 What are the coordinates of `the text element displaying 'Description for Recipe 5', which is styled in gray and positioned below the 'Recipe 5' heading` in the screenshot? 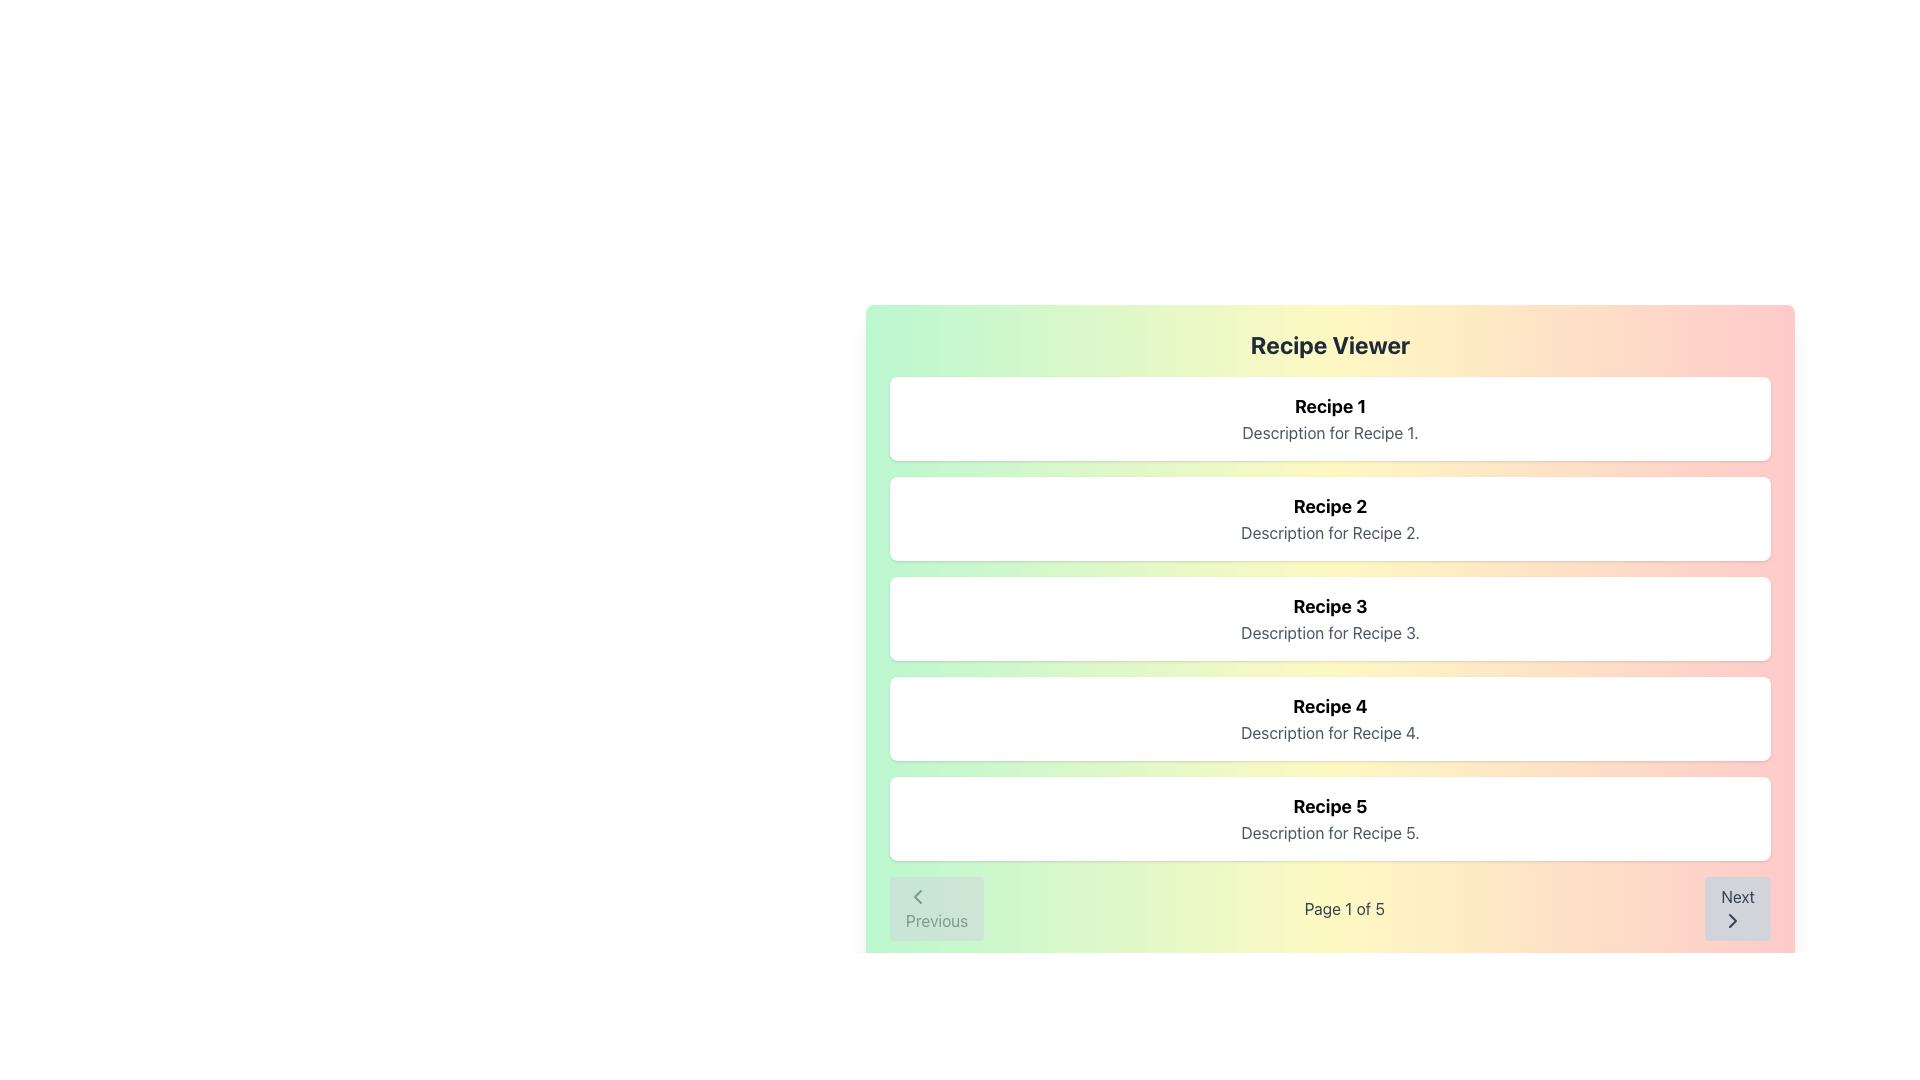 It's located at (1330, 833).